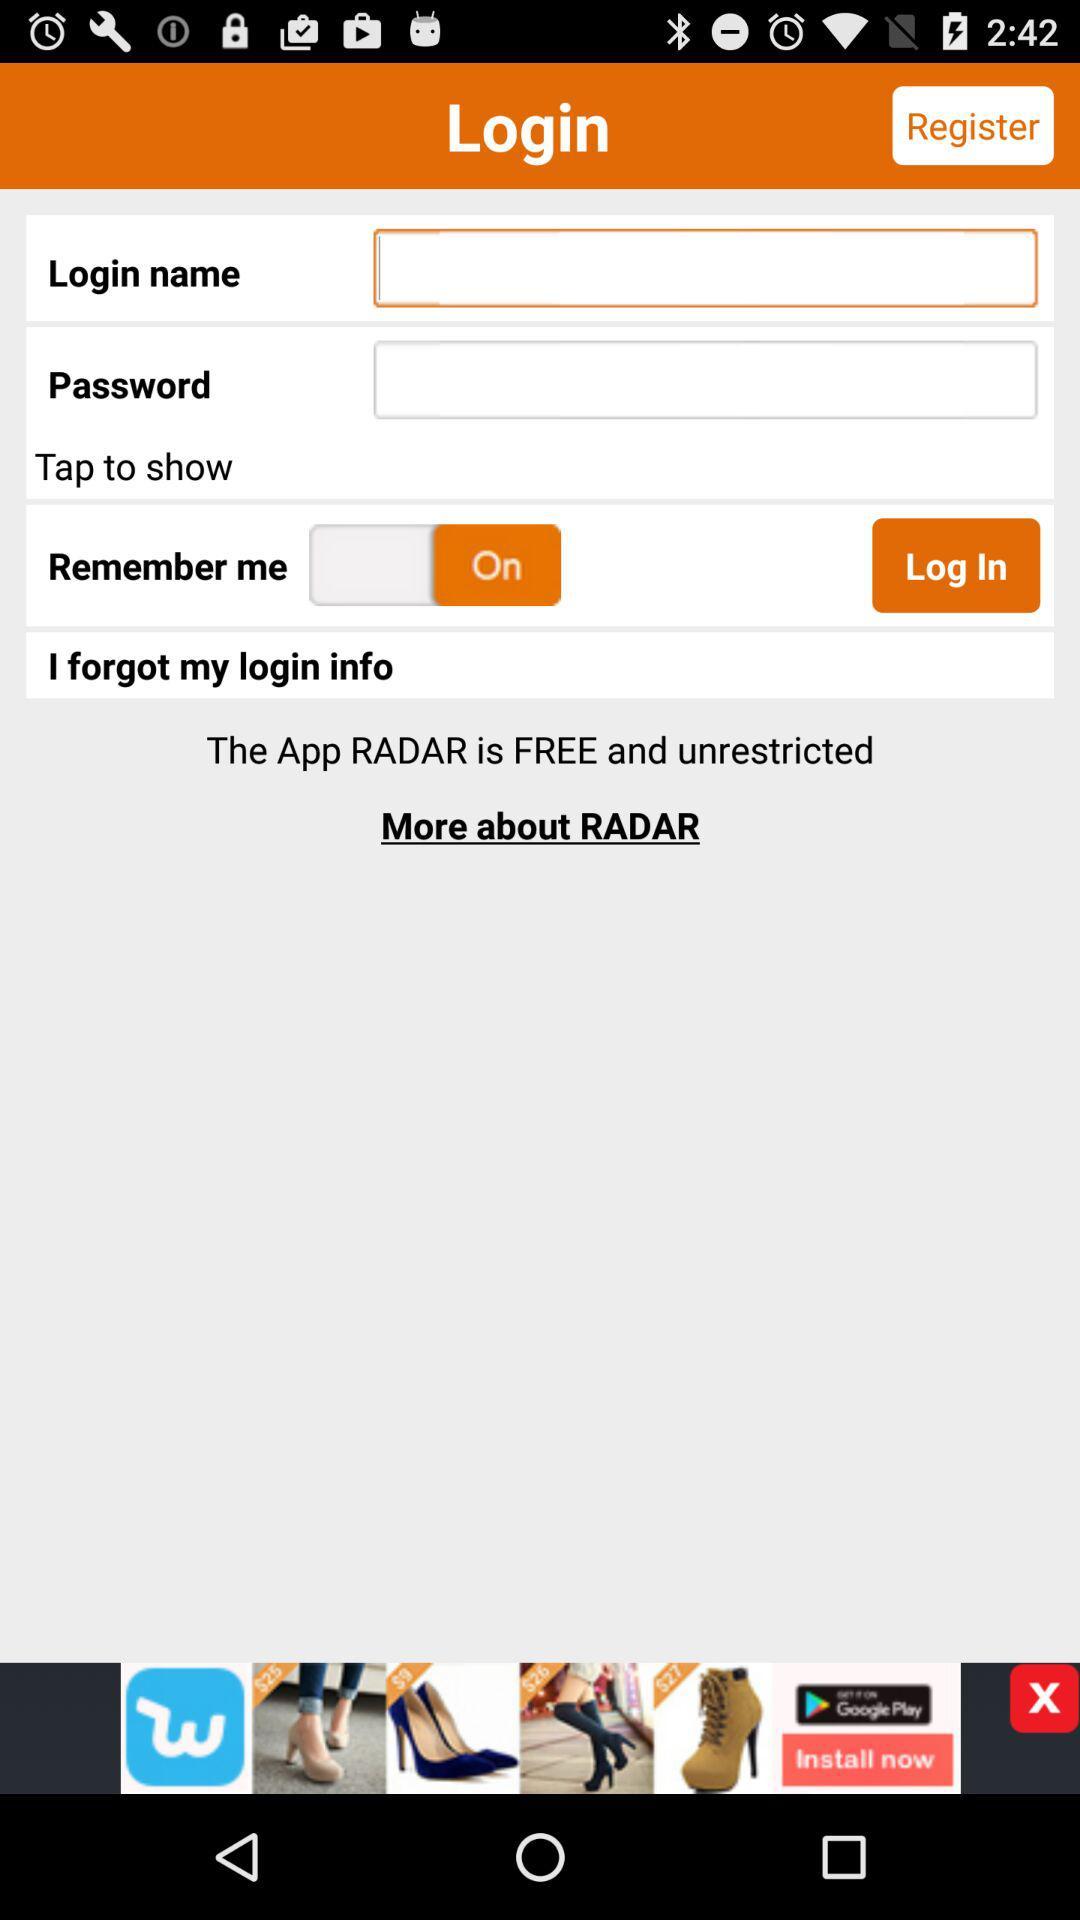 This screenshot has height=1920, width=1080. What do you see at coordinates (540, 1727) in the screenshot?
I see `name` at bounding box center [540, 1727].